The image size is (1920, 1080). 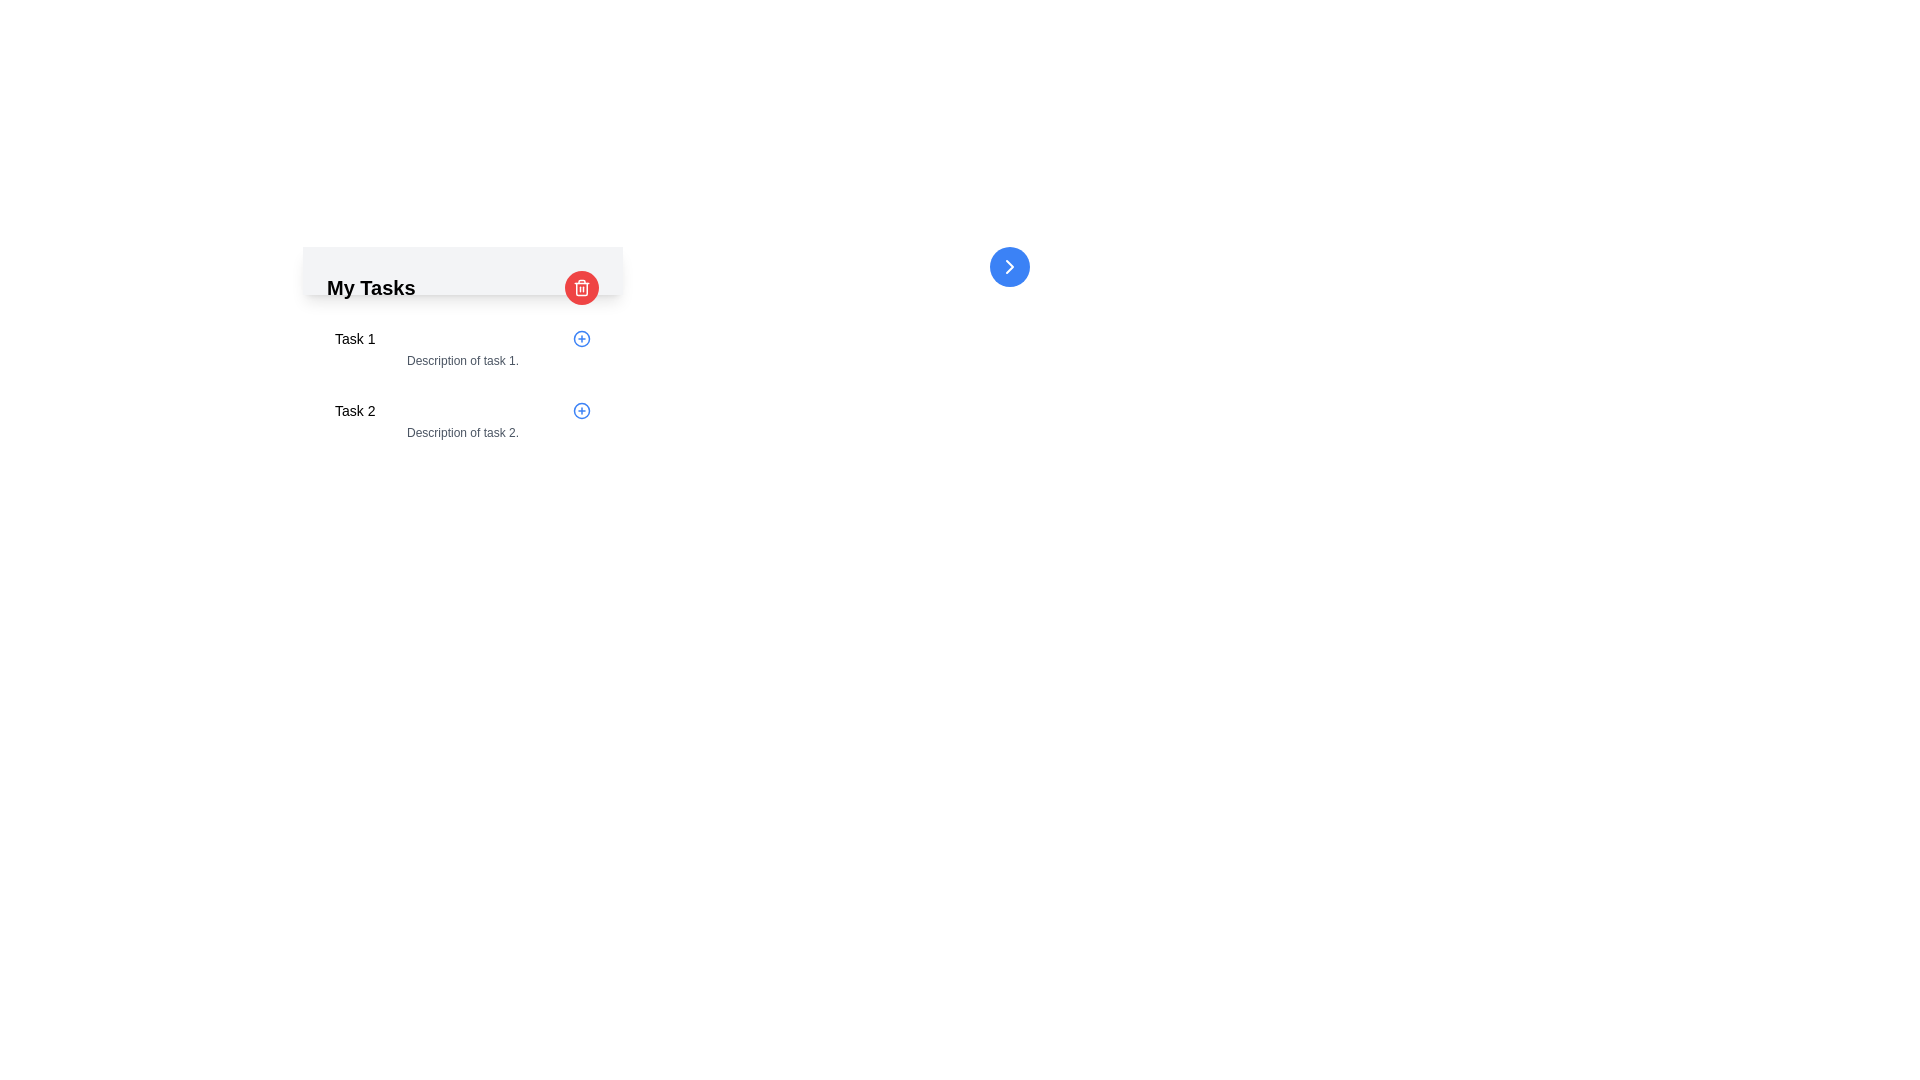 I want to click on the SVG Circle Element that is part of the plus icon located to the right of the label 'Task 2', so click(x=580, y=338).